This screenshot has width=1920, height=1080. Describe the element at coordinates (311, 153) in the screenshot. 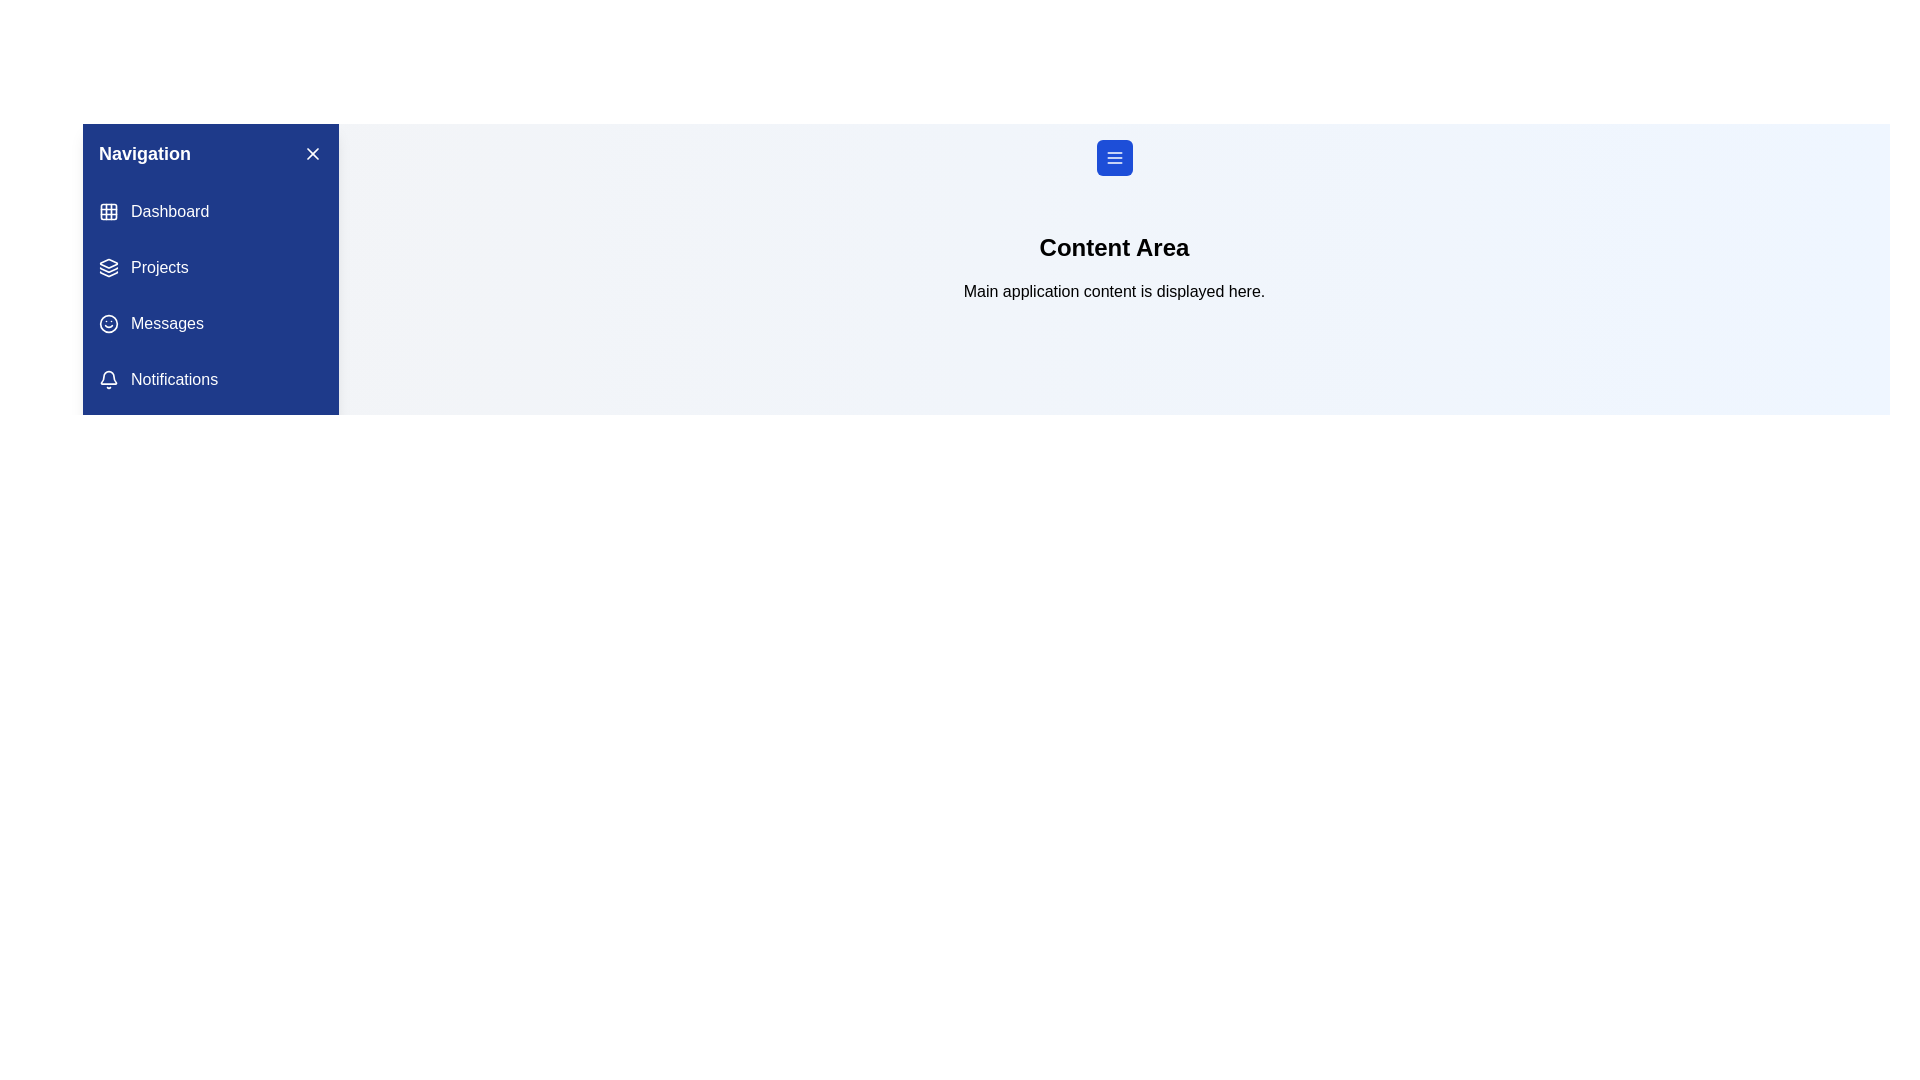

I see `the 'X' button in the drawer header to toggle its visibility` at that location.